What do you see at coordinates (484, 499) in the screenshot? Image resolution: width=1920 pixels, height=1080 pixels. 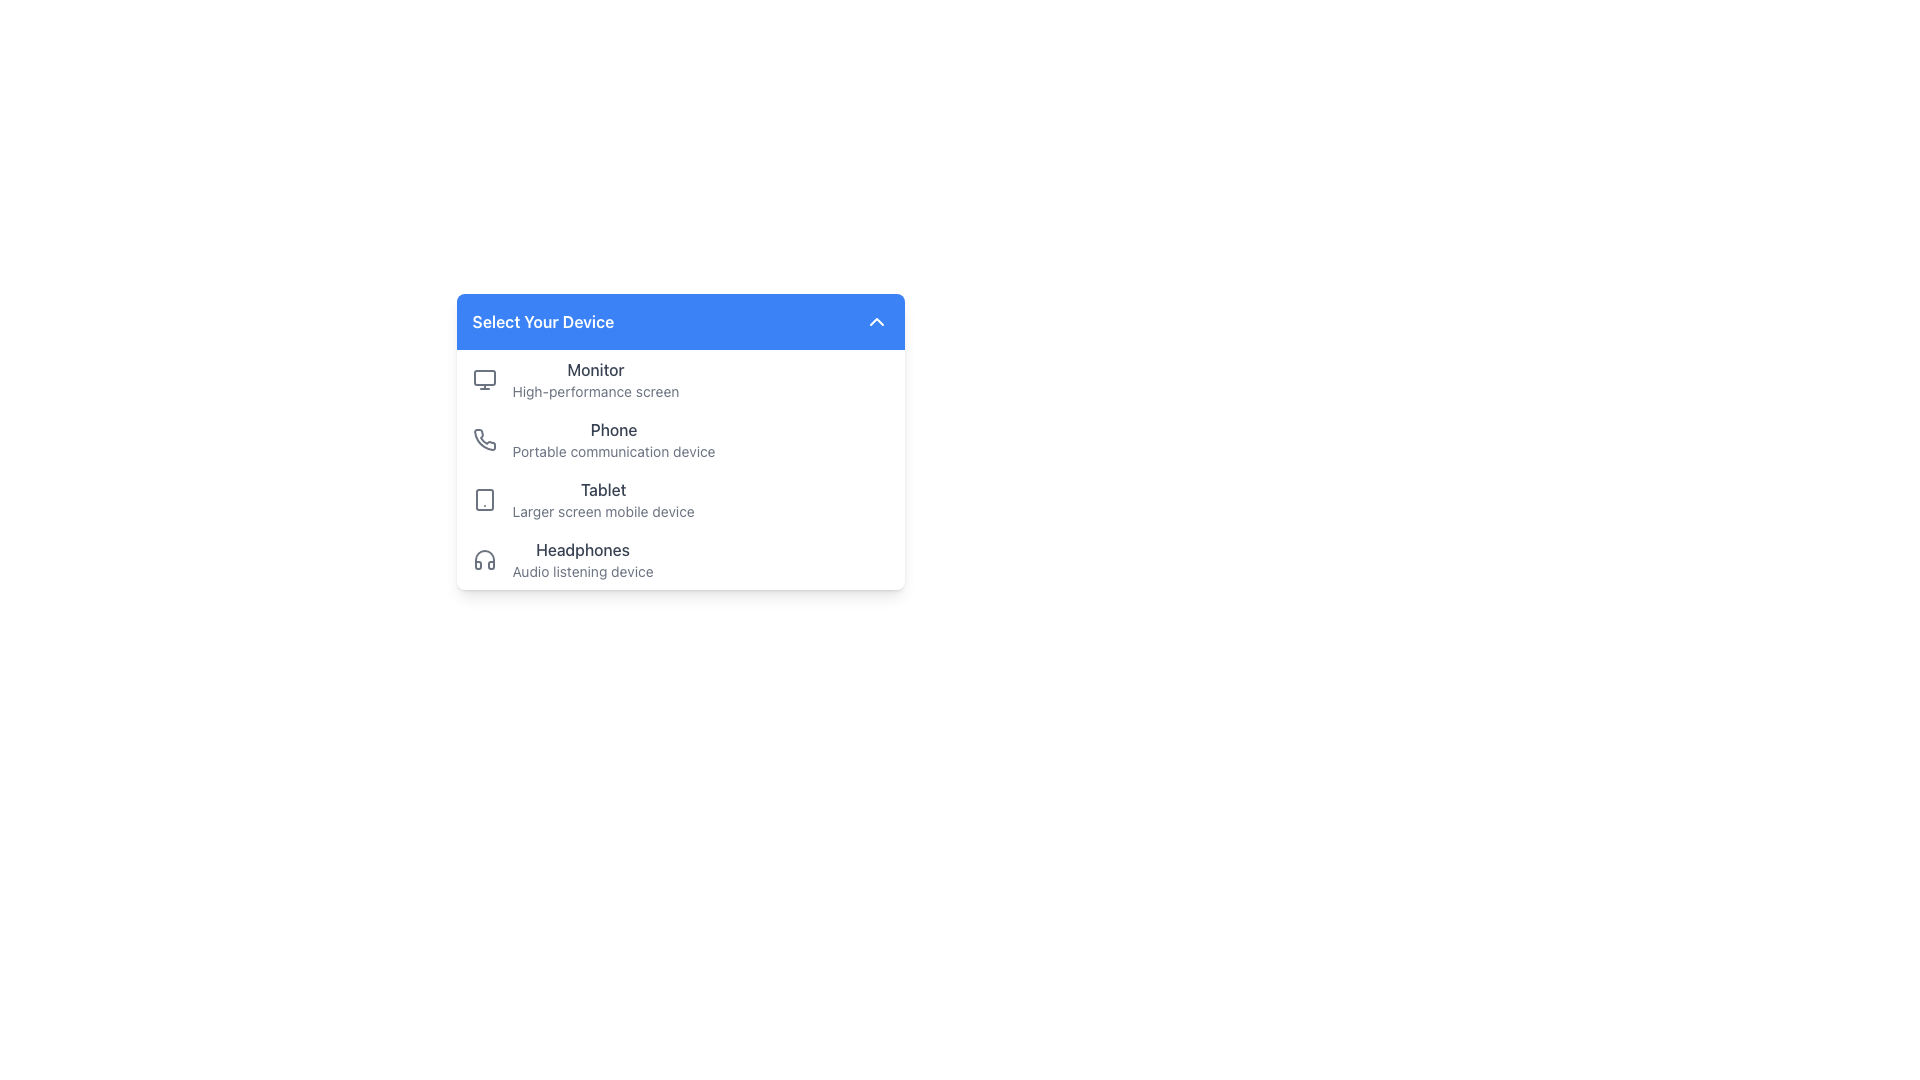 I see `the rounded rectangle element that is part of the tablet device icon, positioned at the center of the icon, which is displayed to the left of the text 'Tablet'` at bounding box center [484, 499].